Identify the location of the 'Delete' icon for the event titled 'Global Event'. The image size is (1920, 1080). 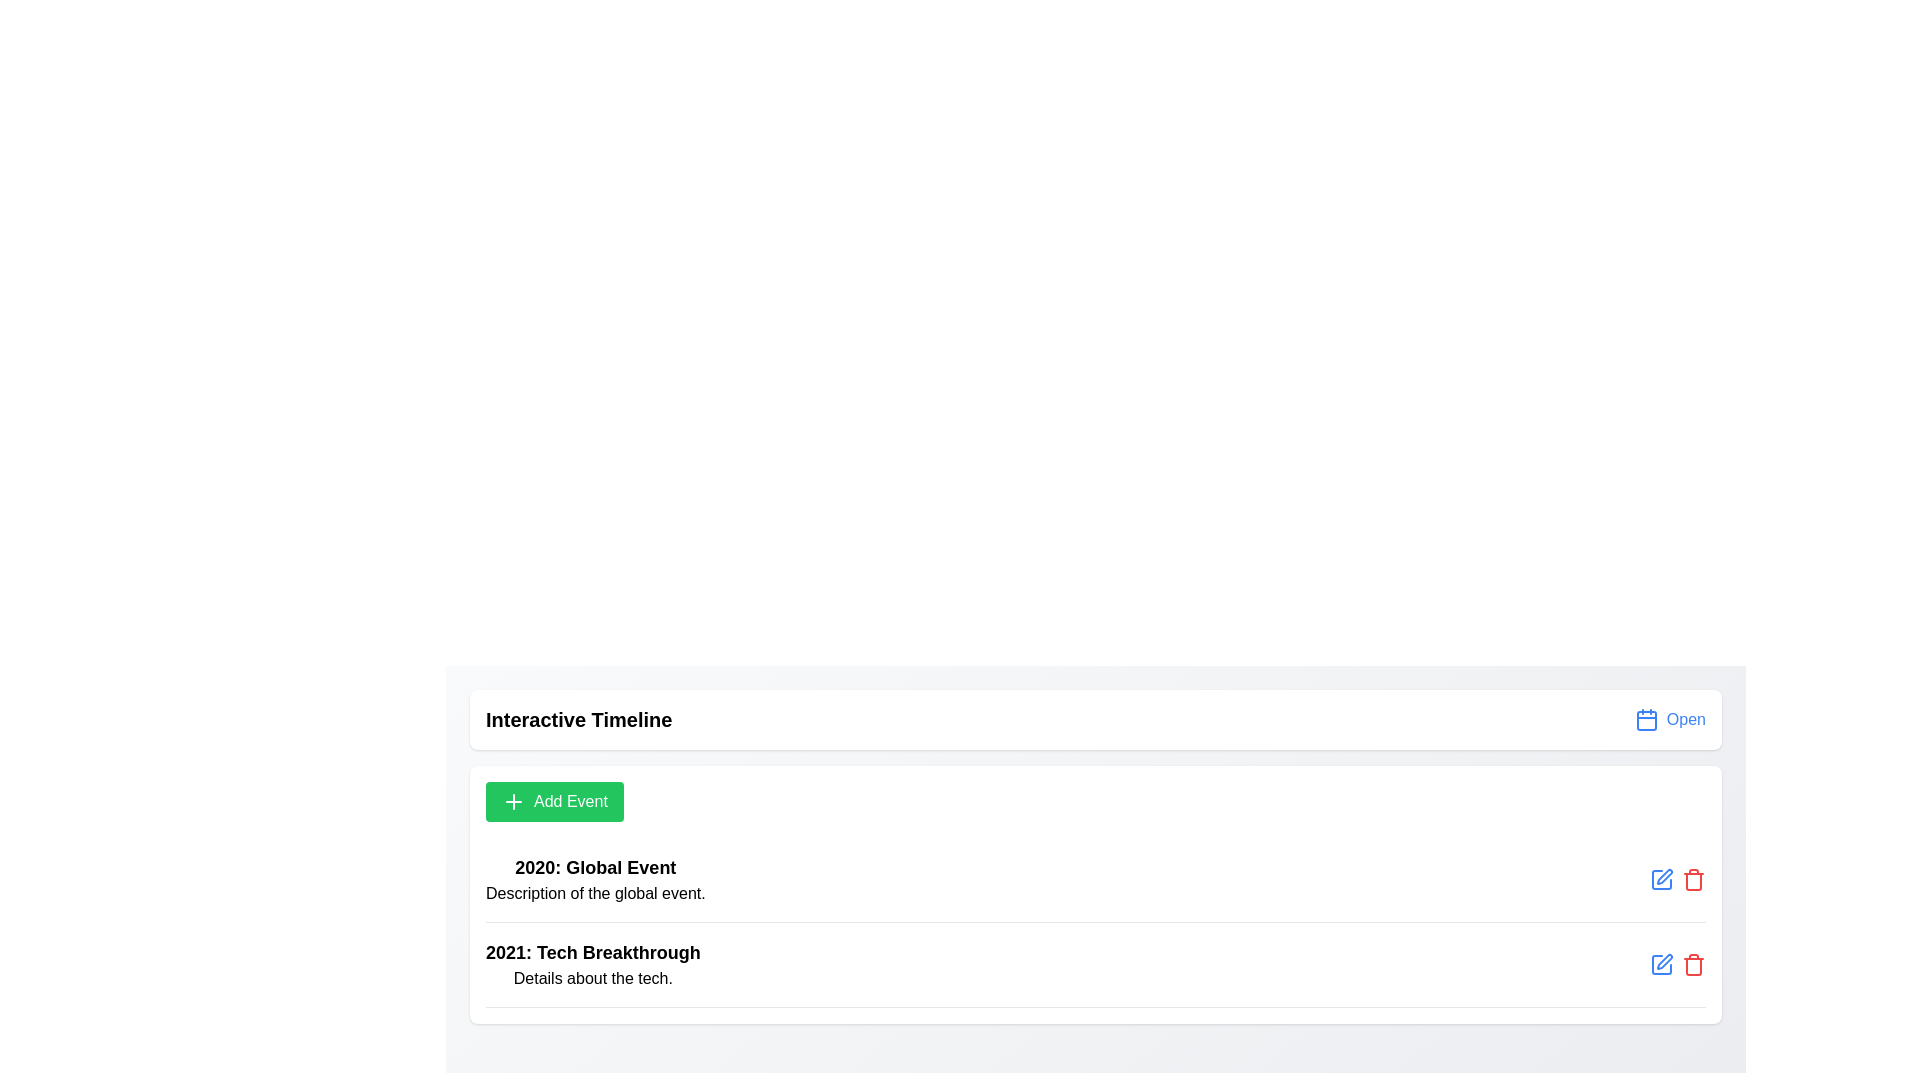
(1693, 878).